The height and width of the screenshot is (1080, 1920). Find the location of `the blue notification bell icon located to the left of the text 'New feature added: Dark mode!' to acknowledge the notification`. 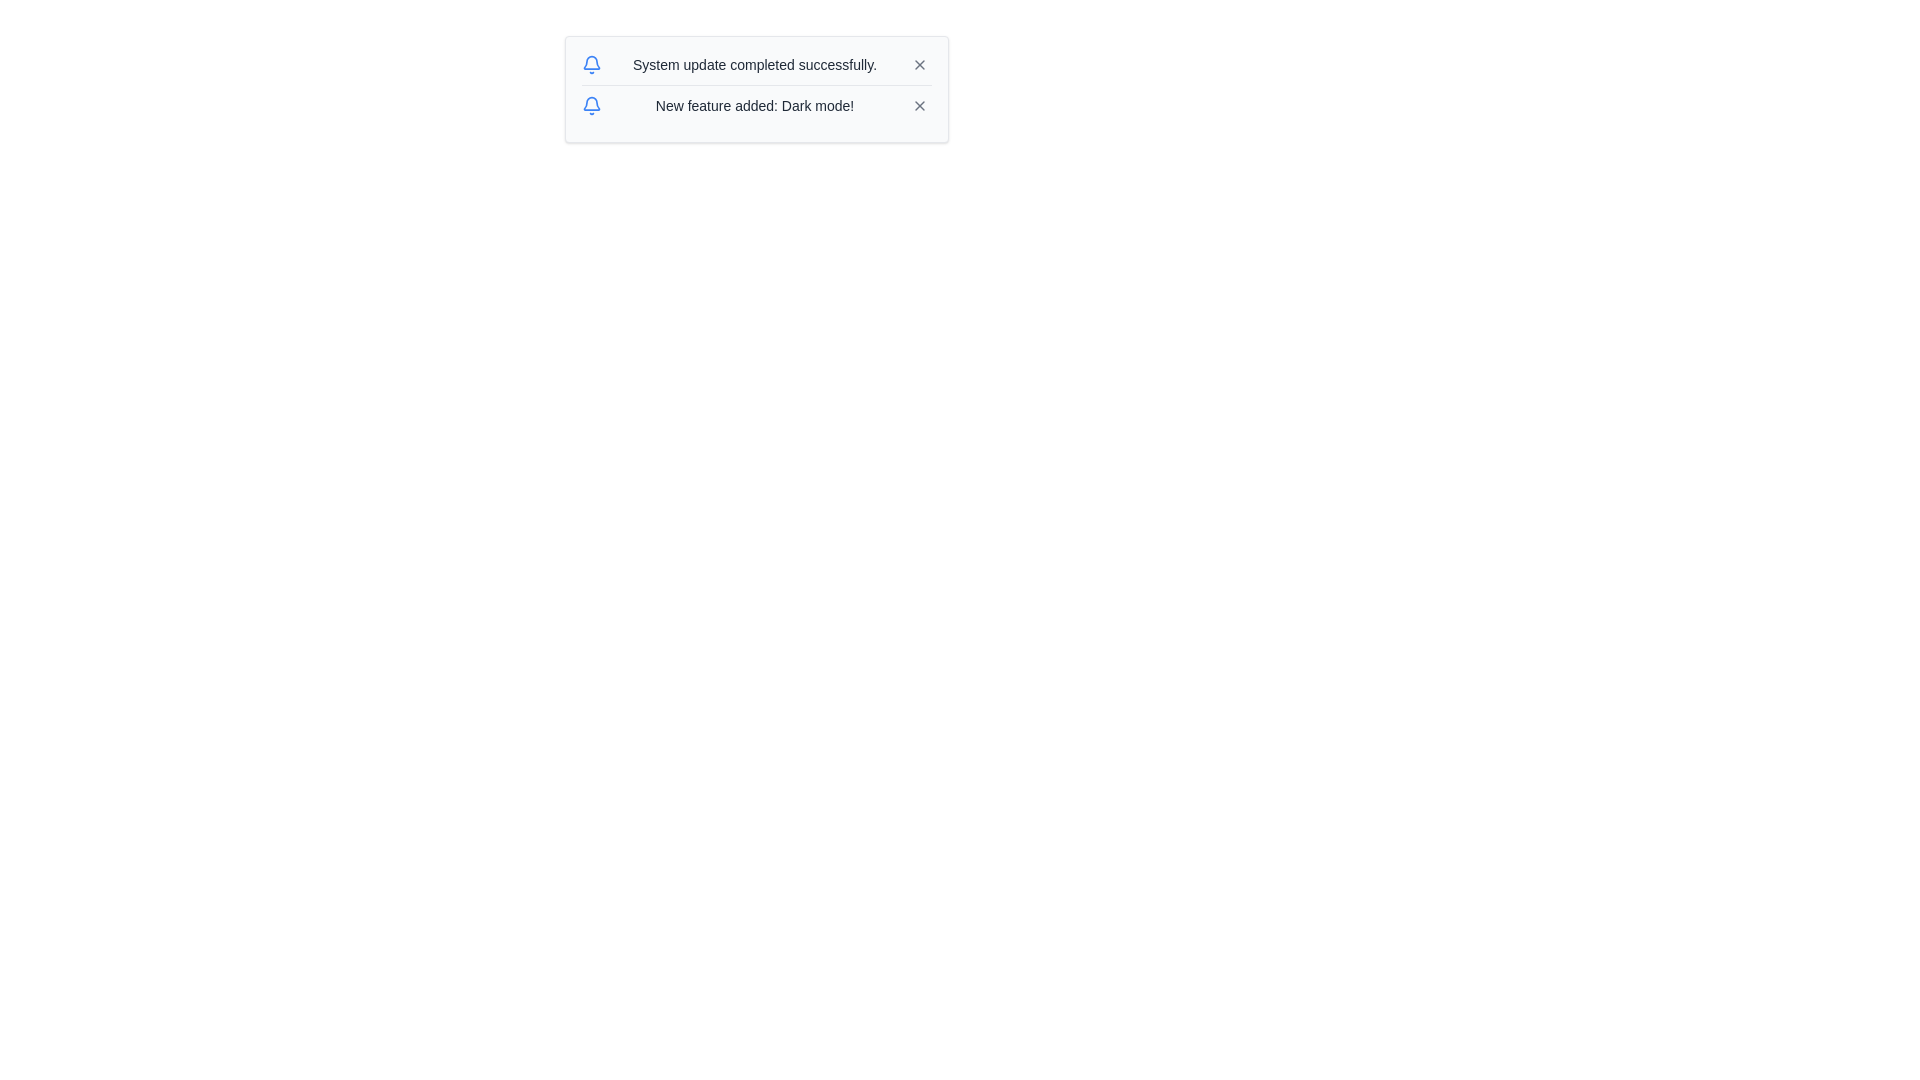

the blue notification bell icon located to the left of the text 'New feature added: Dark mode!' to acknowledge the notification is located at coordinates (590, 105).